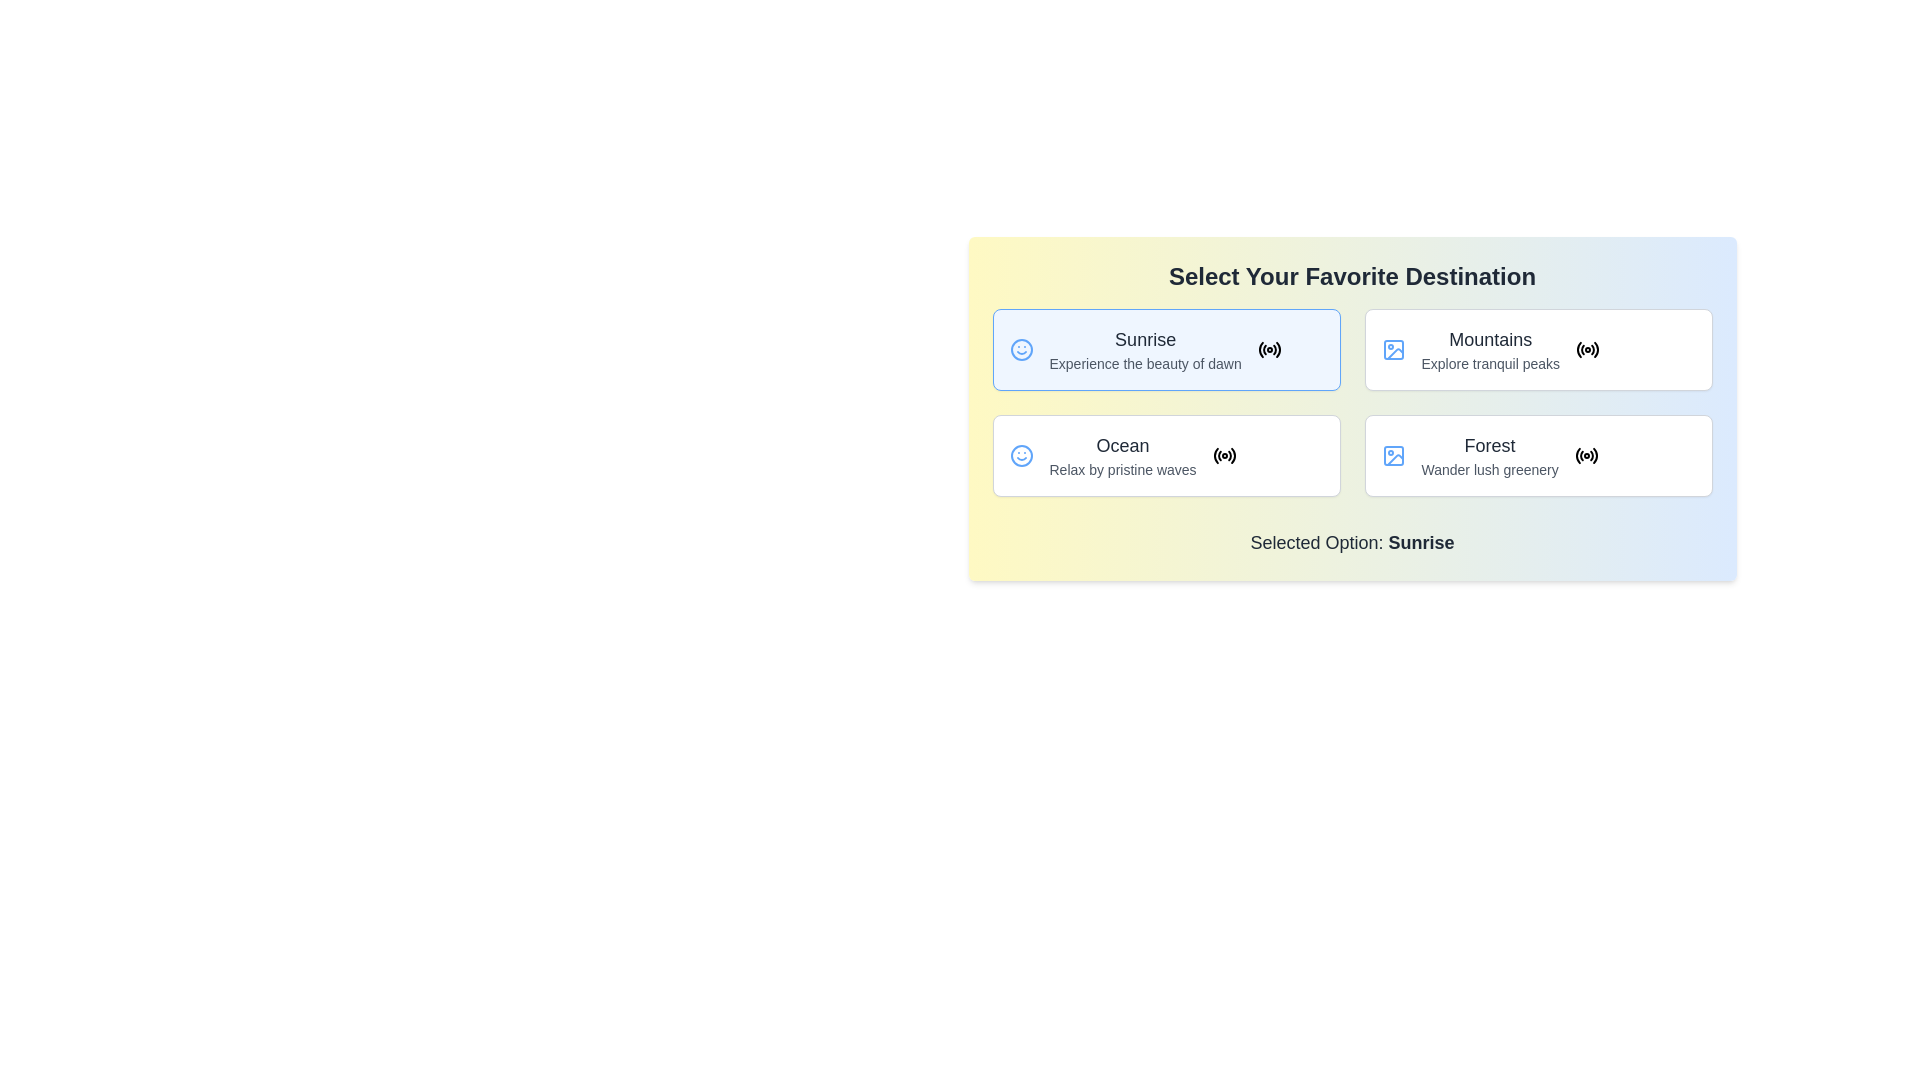  Describe the element at coordinates (1490, 455) in the screenshot. I see `the list item option for 'Forest'` at that location.